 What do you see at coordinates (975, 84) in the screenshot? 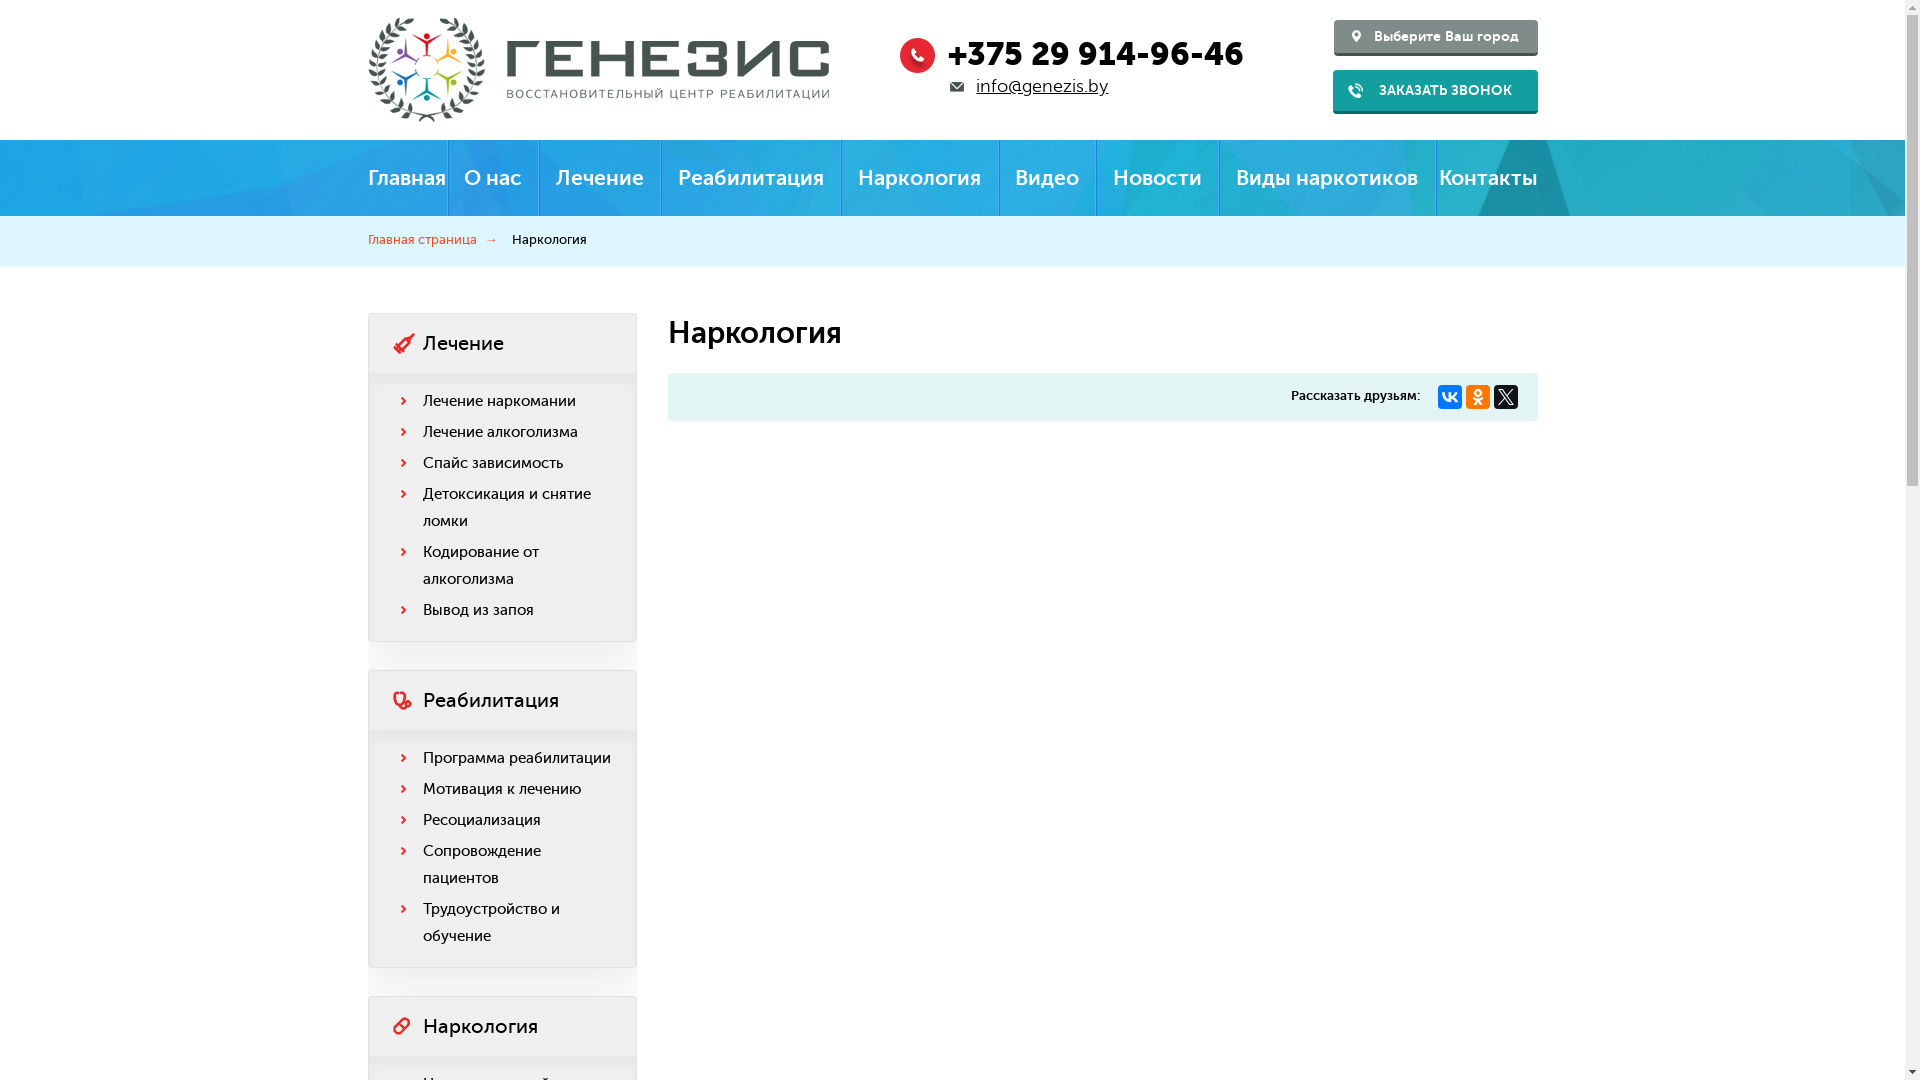
I see `'info@genezis.by'` at bounding box center [975, 84].